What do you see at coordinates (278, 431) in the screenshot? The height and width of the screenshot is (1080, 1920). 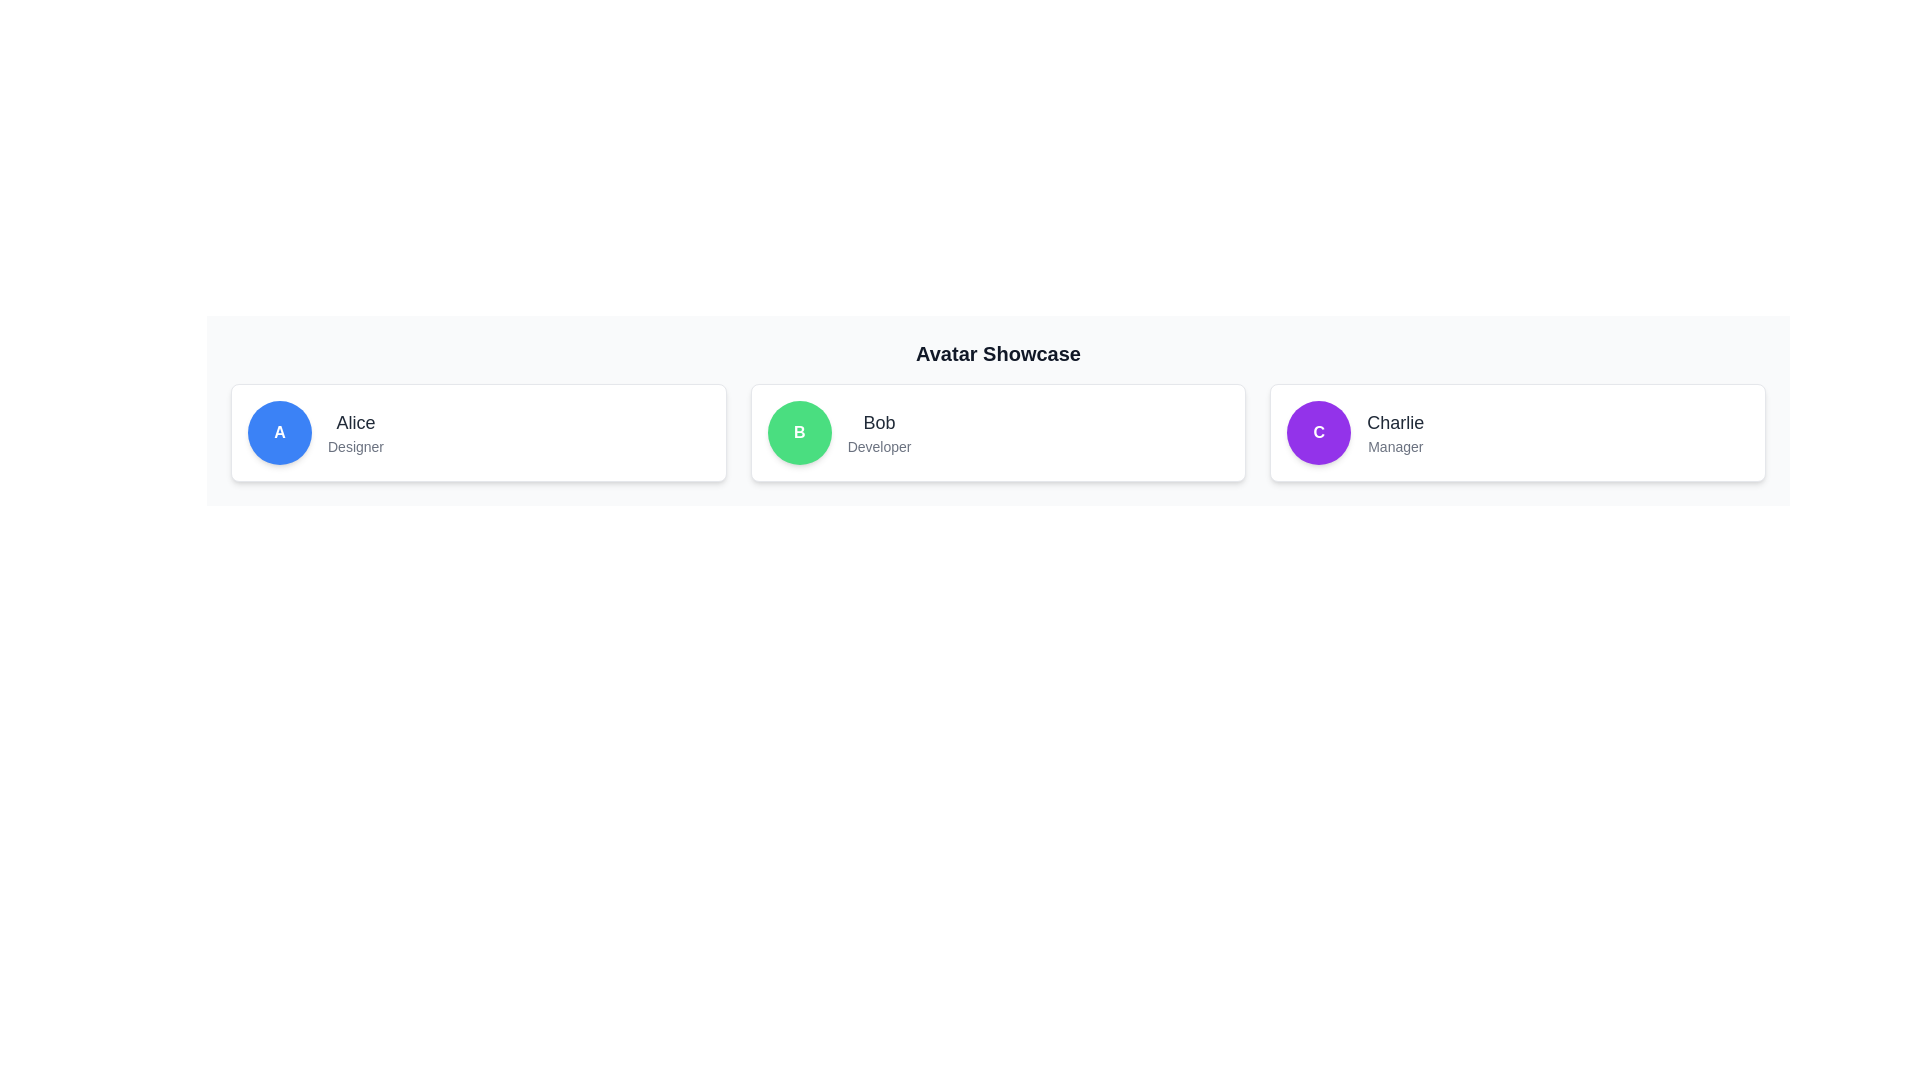 I see `the circular blue icon with the capital letter 'A' in white font` at bounding box center [278, 431].